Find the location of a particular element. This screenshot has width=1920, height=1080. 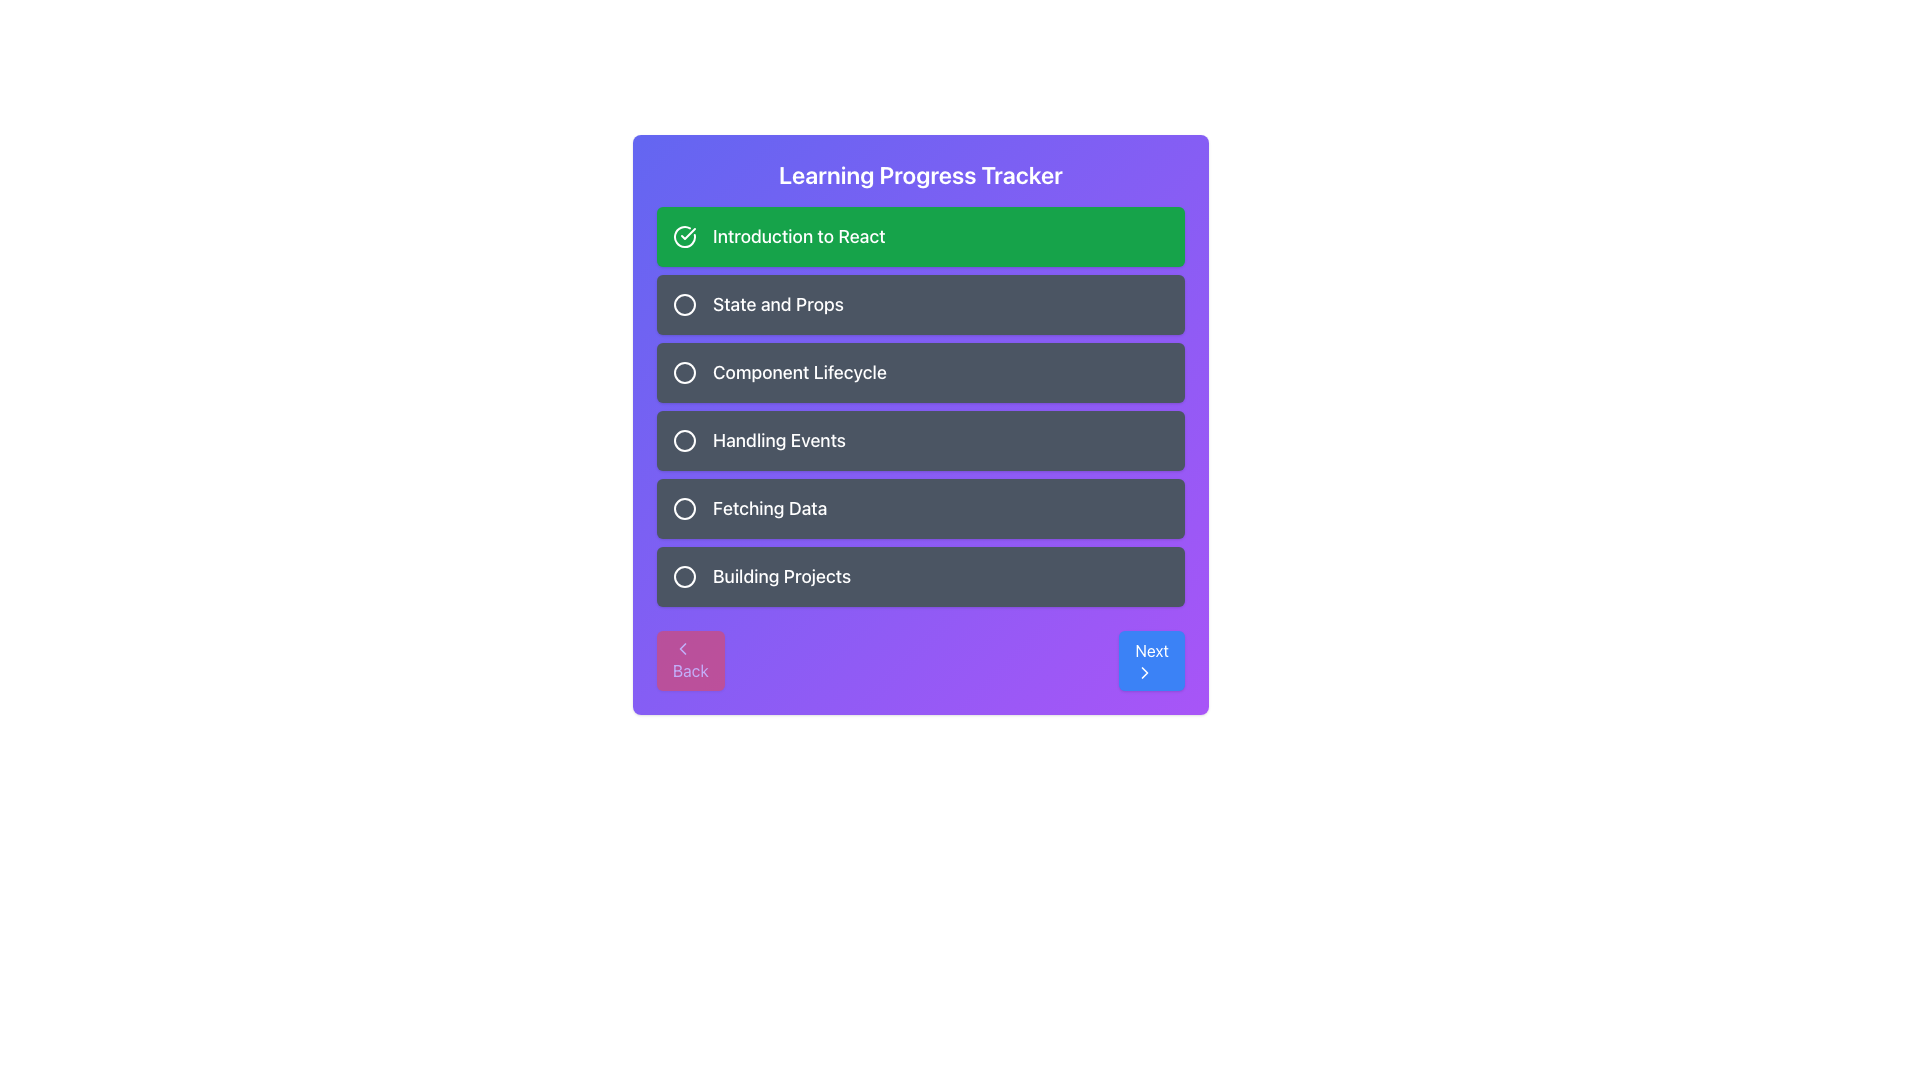

the circular selection indicator for the 'Building Projects' option in the Learning Progress Tracker is located at coordinates (685, 577).